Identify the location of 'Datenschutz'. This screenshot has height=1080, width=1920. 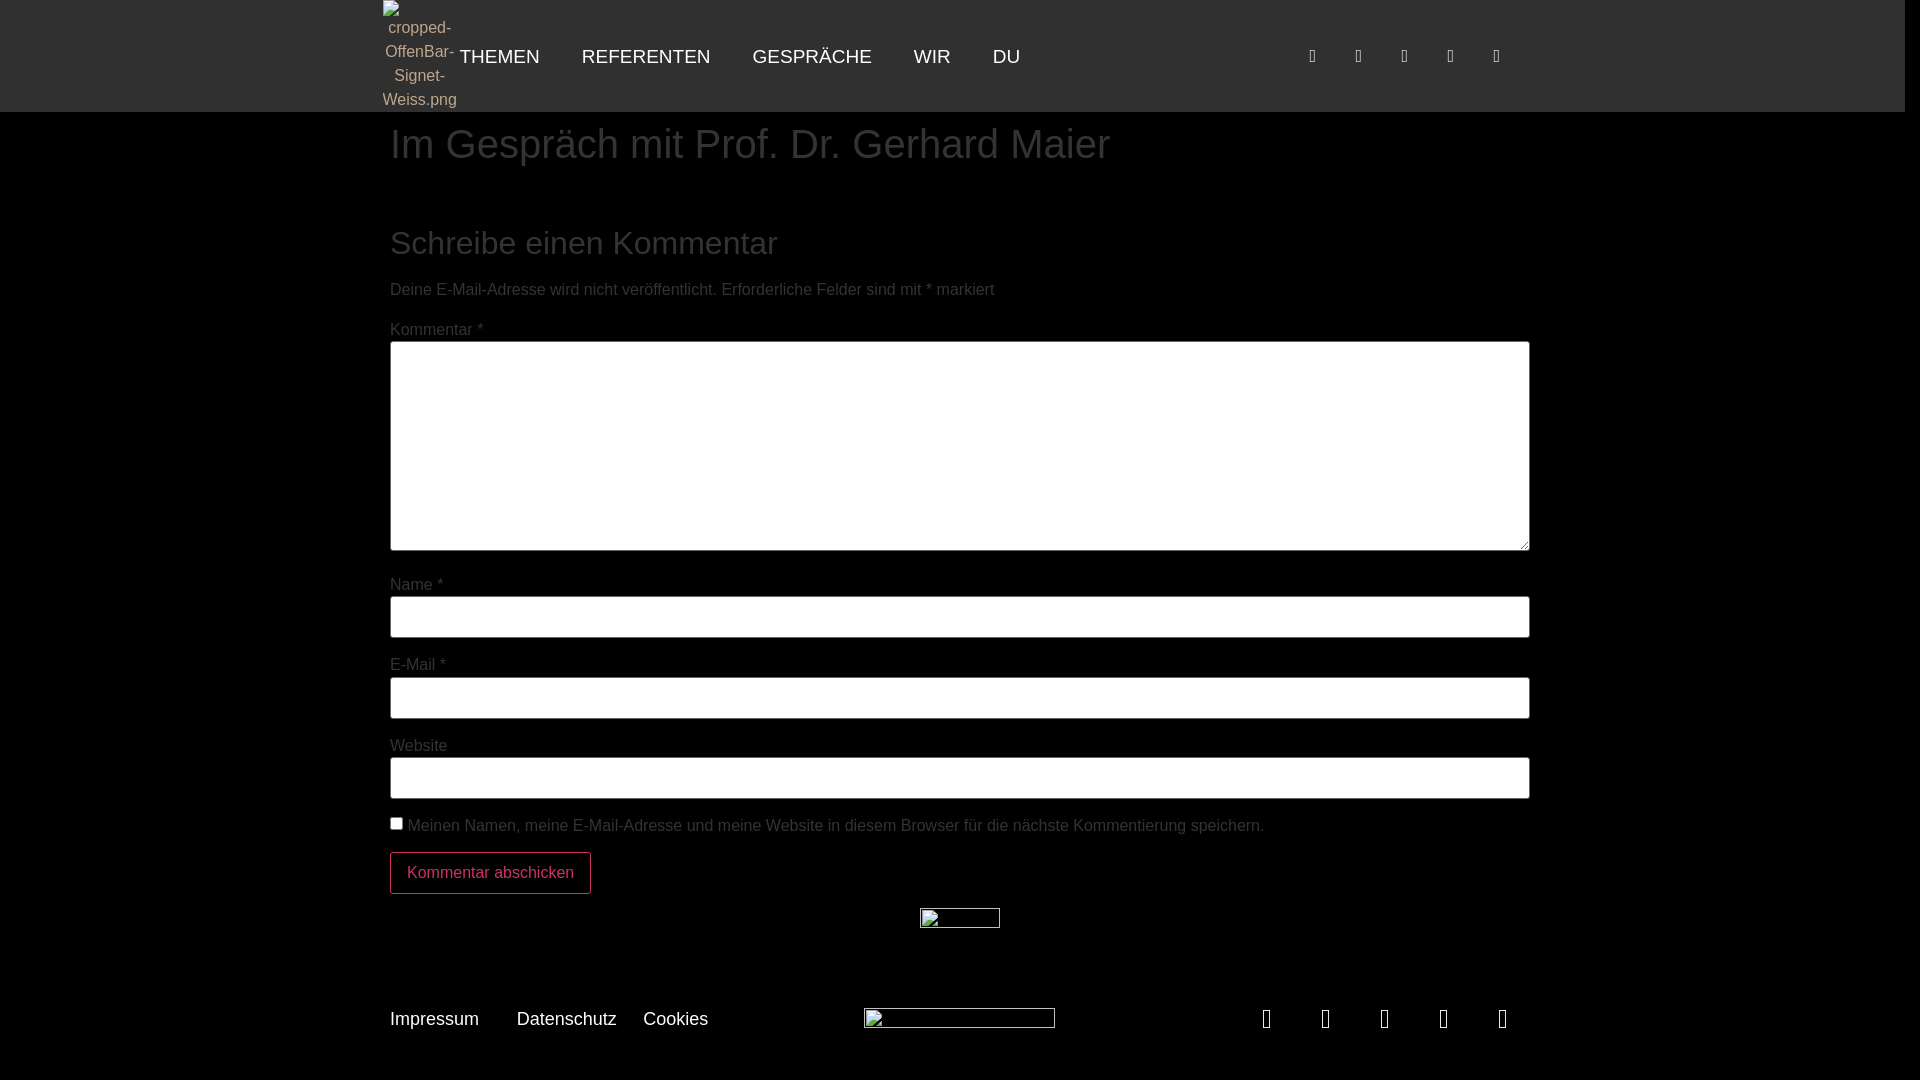
(565, 1018).